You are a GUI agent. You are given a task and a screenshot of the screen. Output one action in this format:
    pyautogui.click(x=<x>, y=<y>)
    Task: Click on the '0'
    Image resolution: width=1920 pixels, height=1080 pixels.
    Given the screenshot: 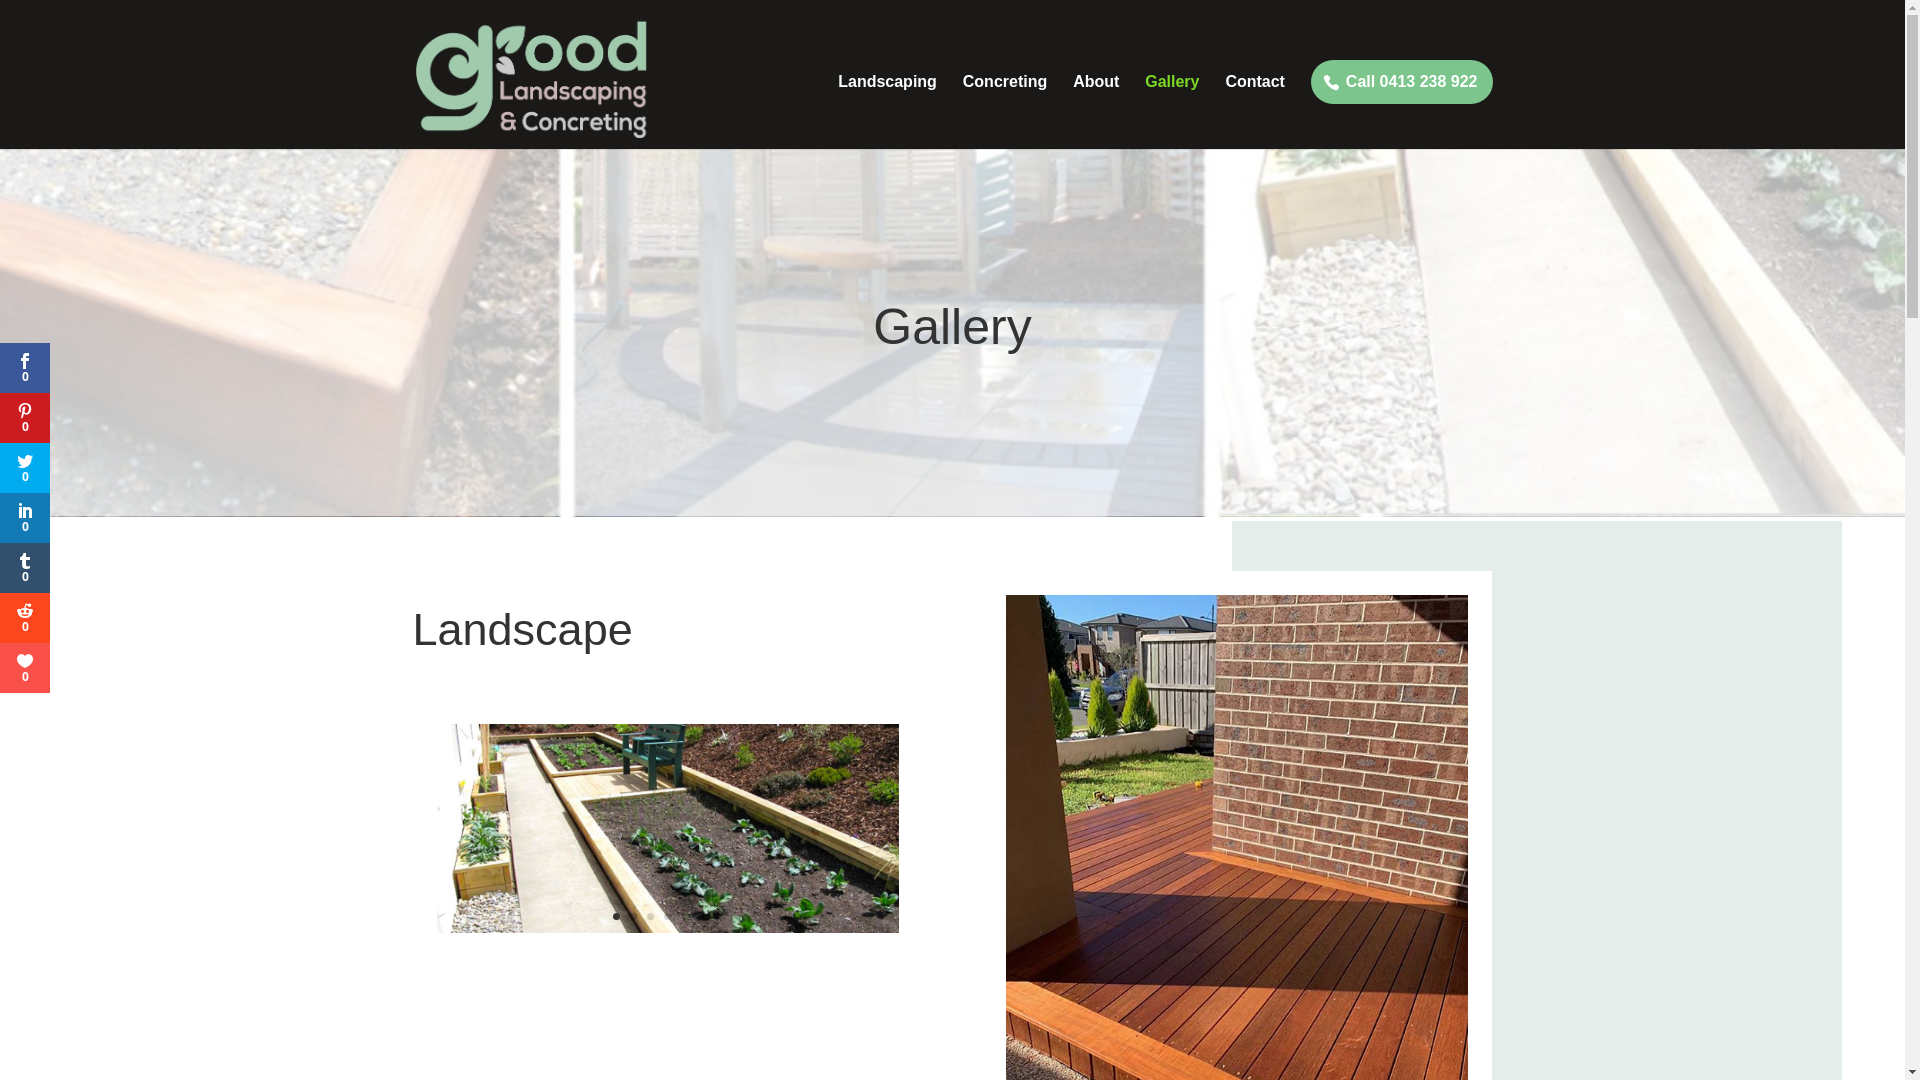 What is the action you would take?
    pyautogui.click(x=24, y=467)
    